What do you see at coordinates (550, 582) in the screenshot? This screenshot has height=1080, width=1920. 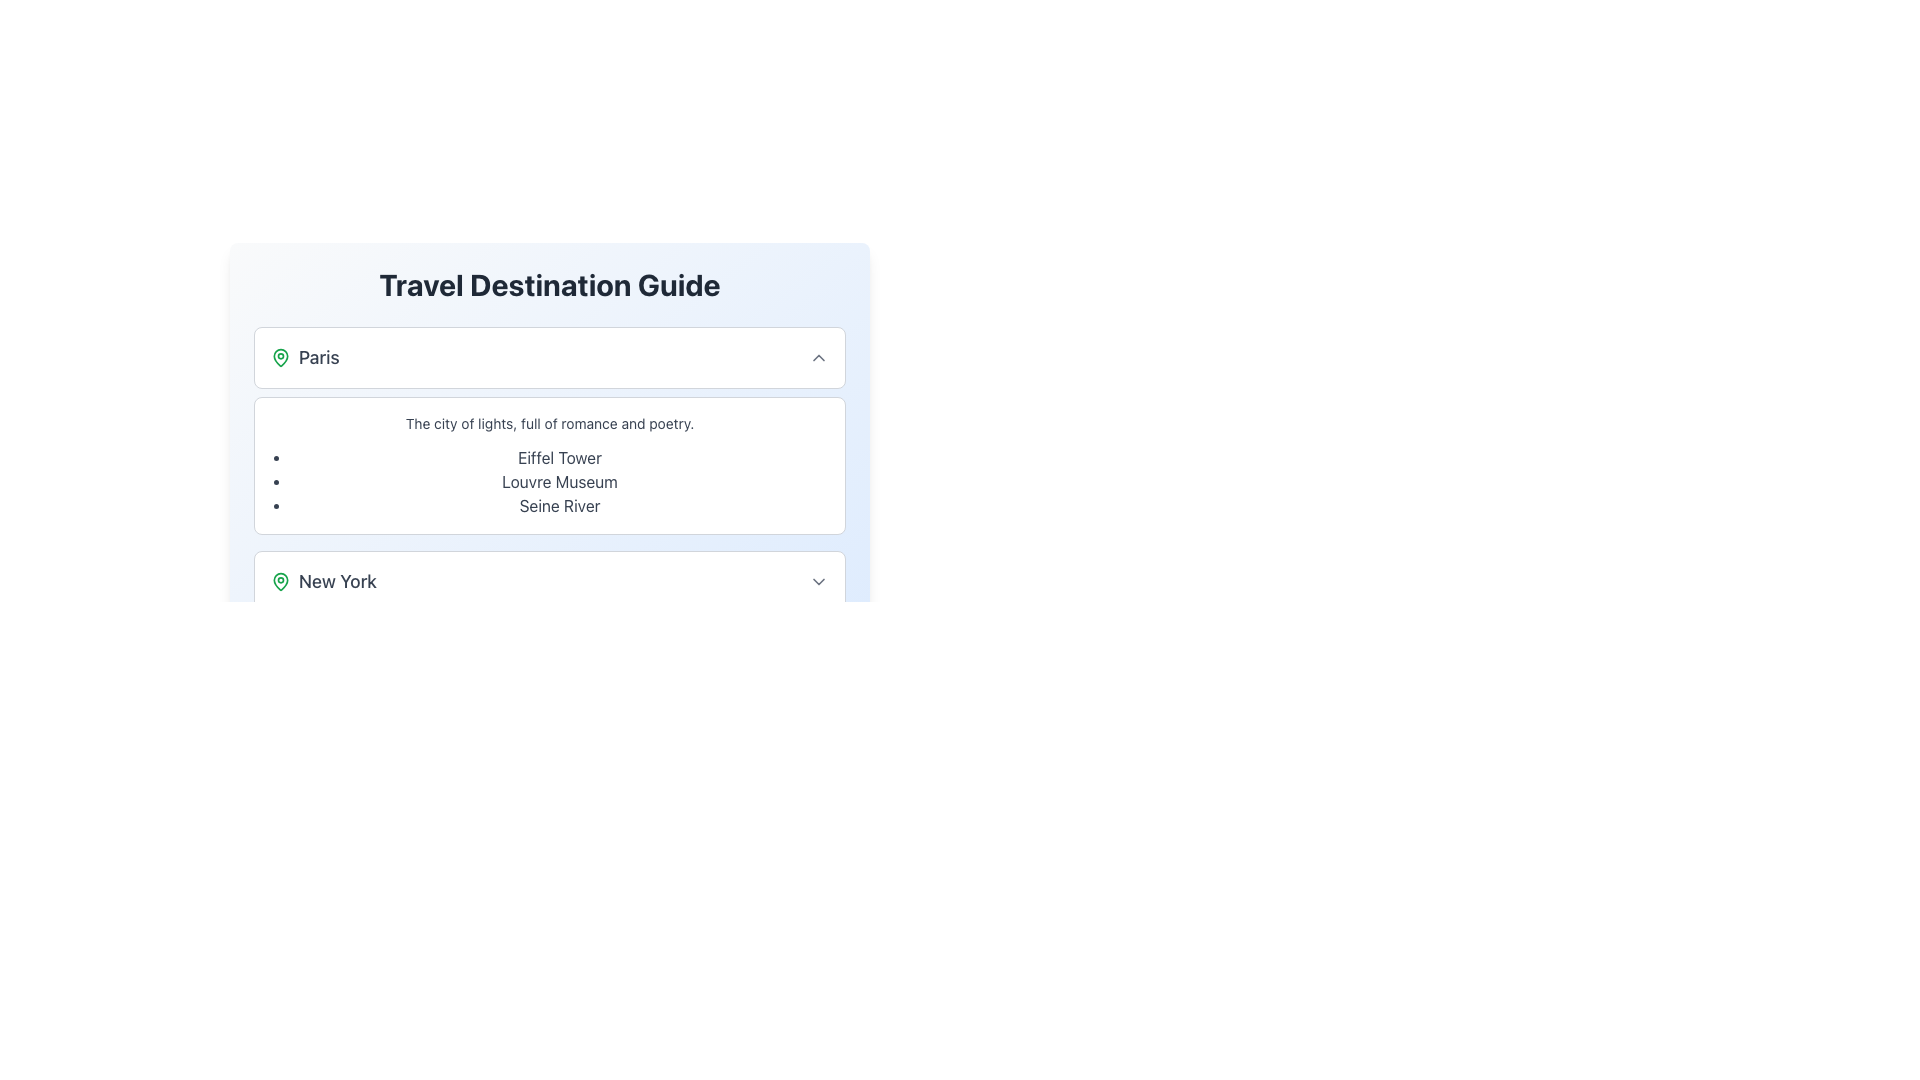 I see `on the selectable list item for 'New York'` at bounding box center [550, 582].